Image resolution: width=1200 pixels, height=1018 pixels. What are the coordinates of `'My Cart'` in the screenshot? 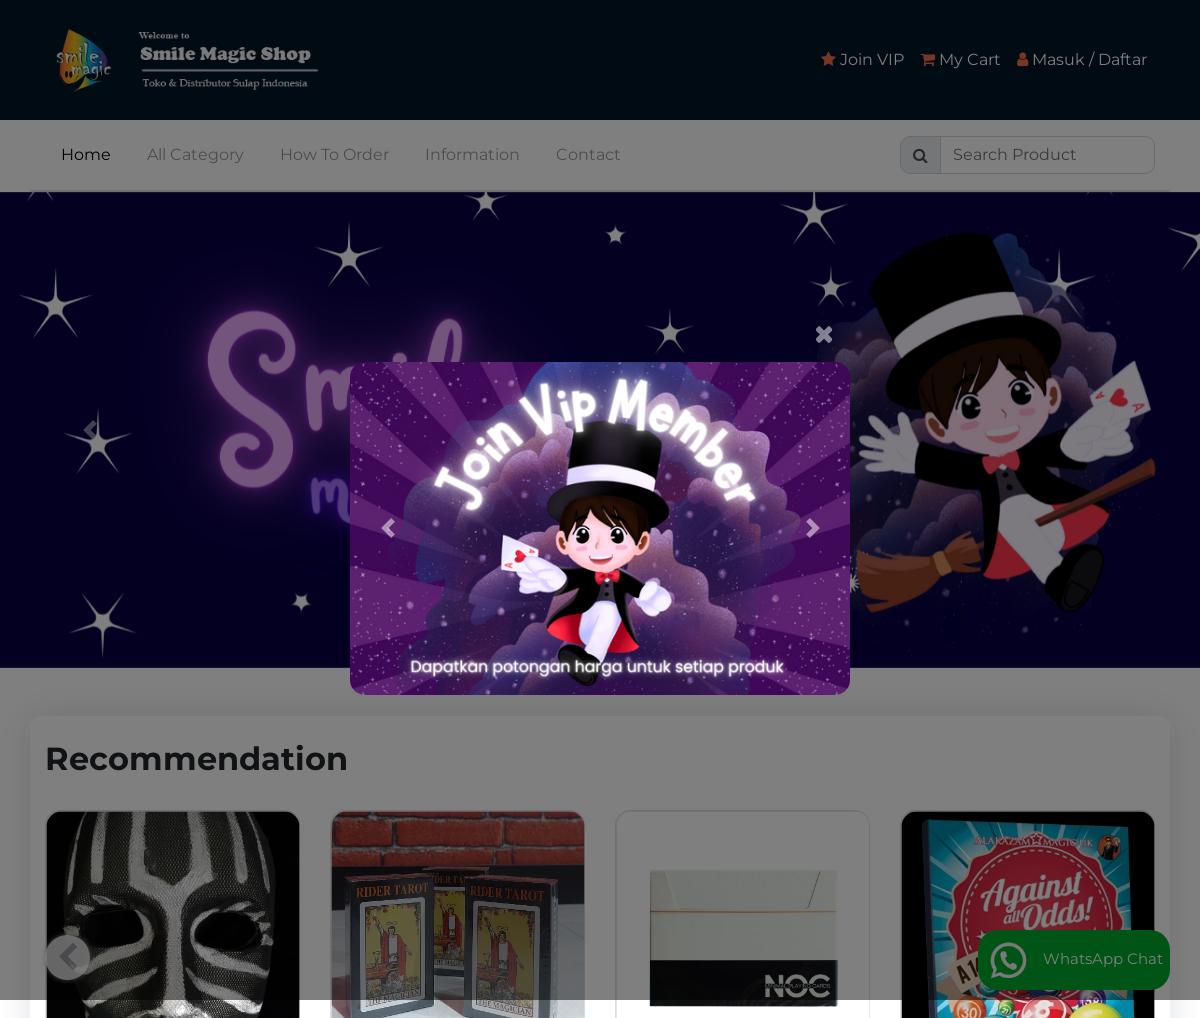 It's located at (935, 58).